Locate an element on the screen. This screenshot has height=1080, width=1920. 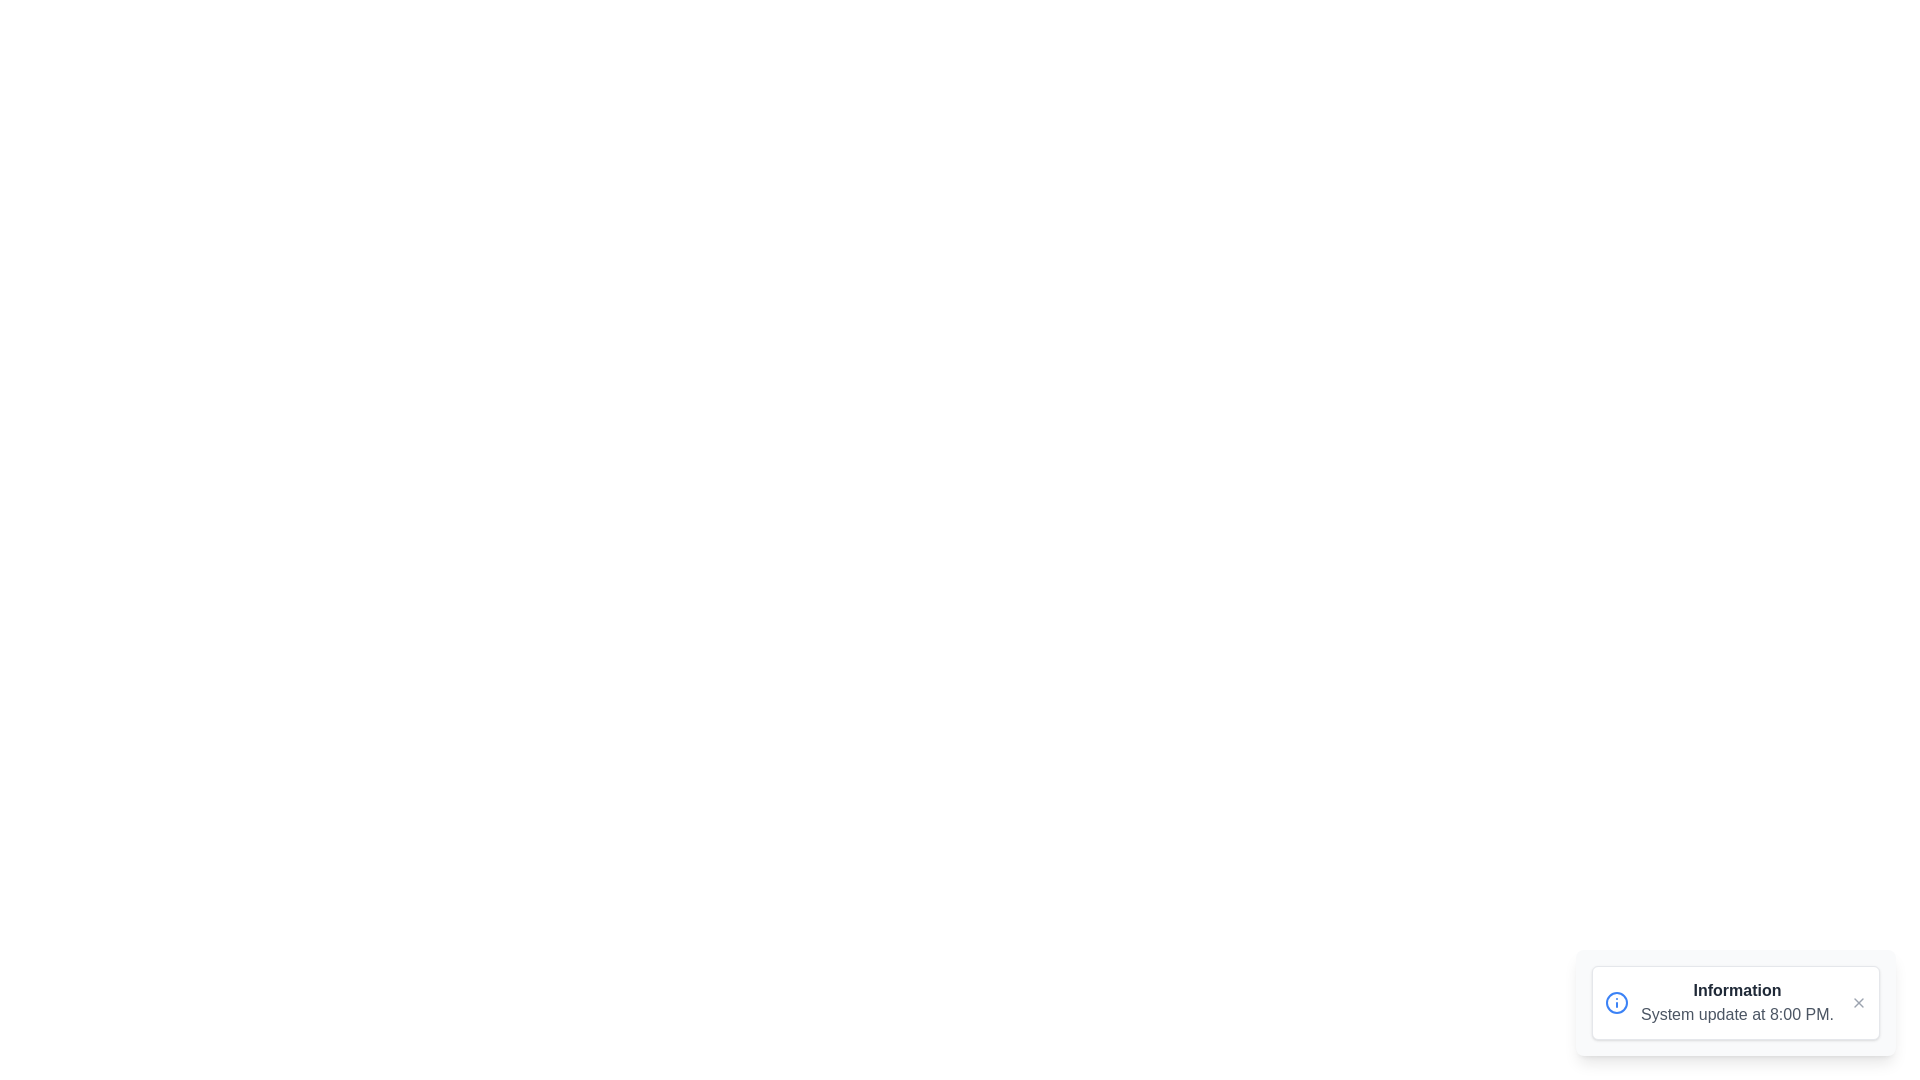
the close button of the notification is located at coordinates (1857, 1002).